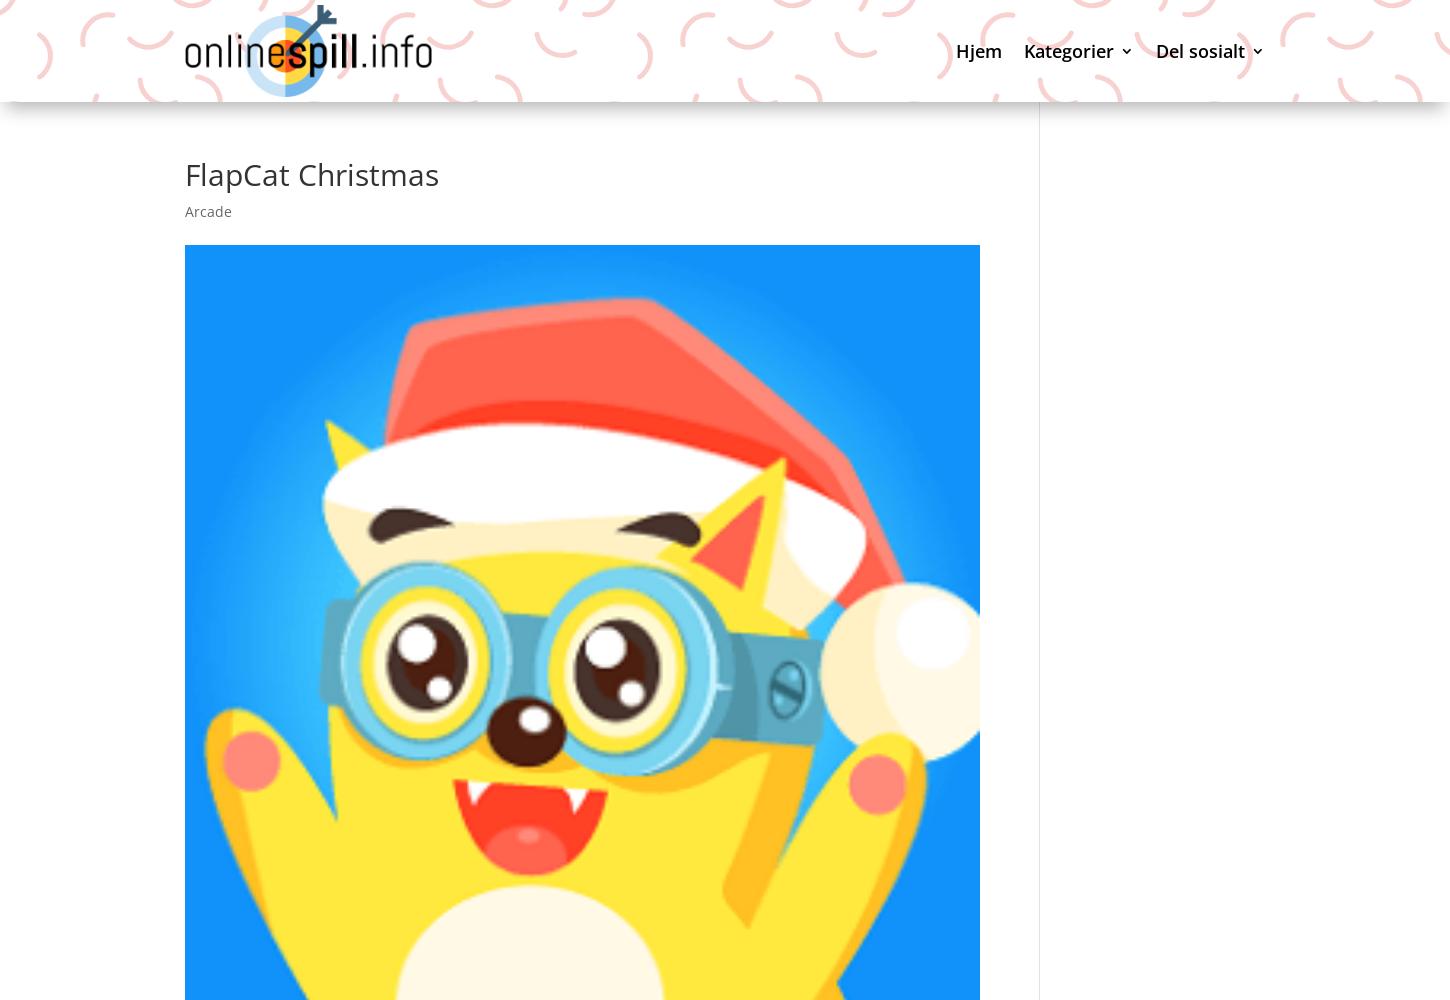 The height and width of the screenshot is (1000, 1450). Describe the element at coordinates (1068, 50) in the screenshot. I see `'Kategorier'` at that location.